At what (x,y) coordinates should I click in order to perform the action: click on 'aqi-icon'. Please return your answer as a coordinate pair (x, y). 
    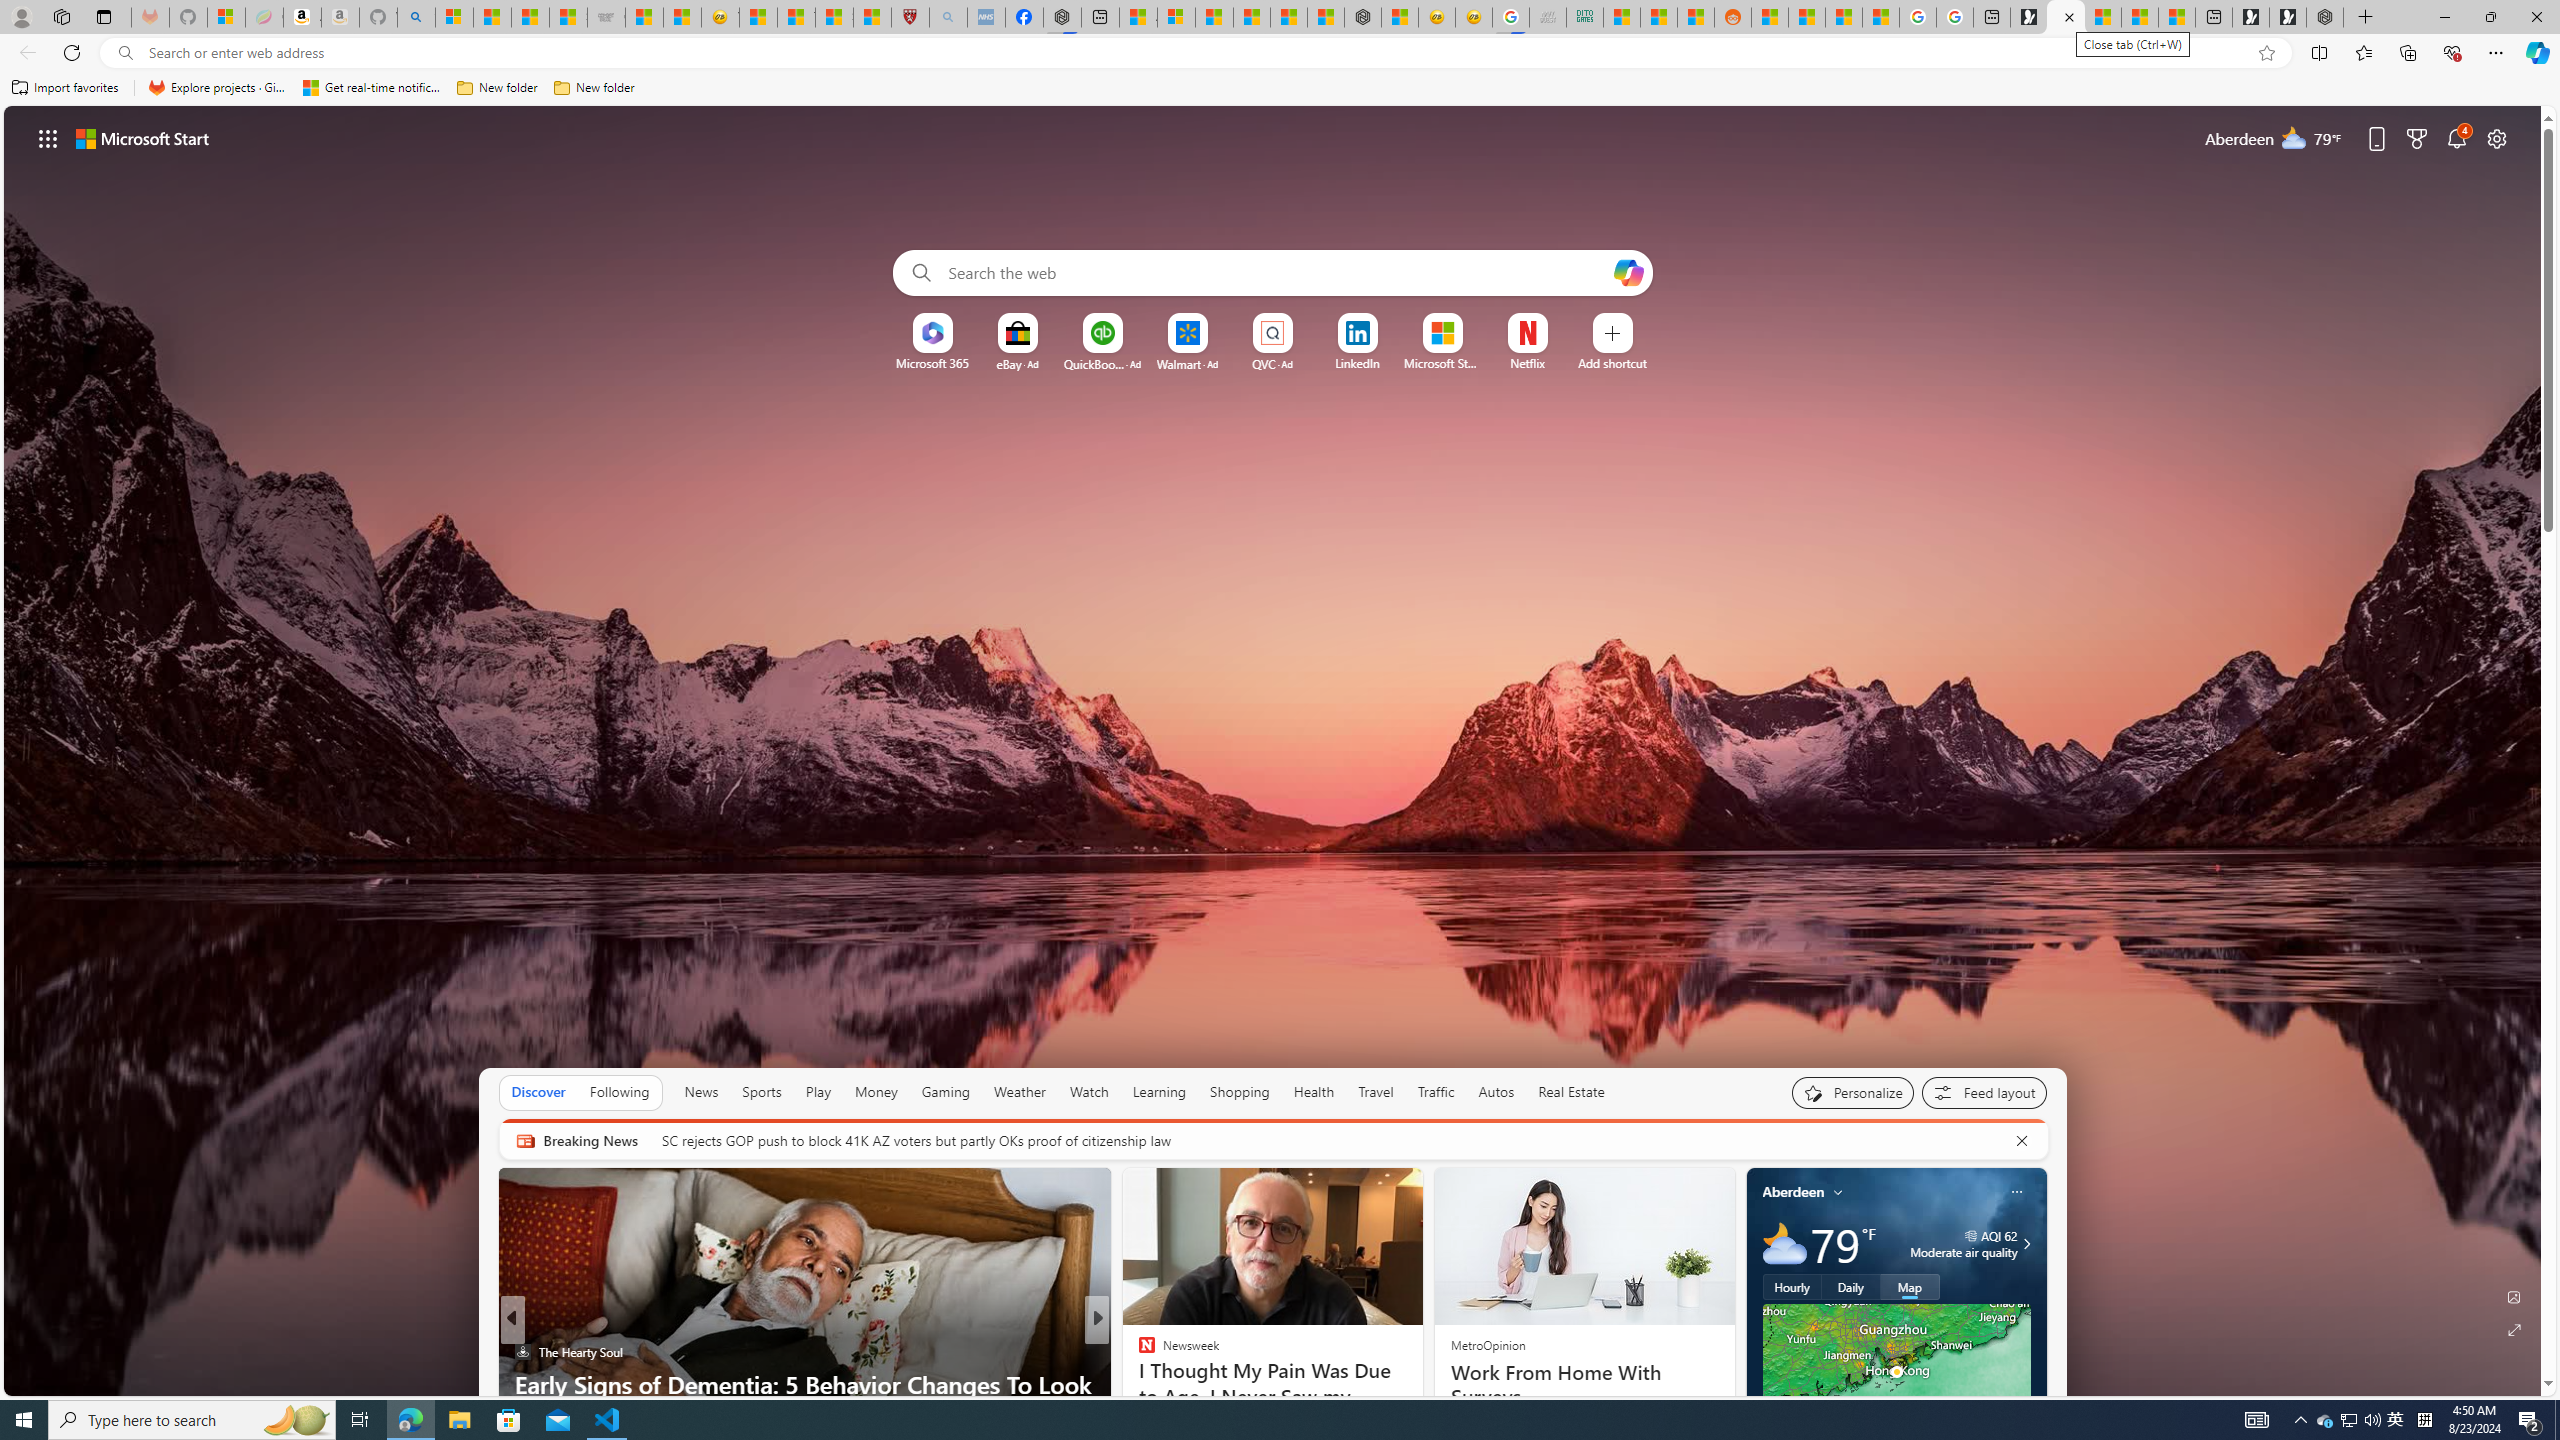
    Looking at the image, I should click on (1972, 1234).